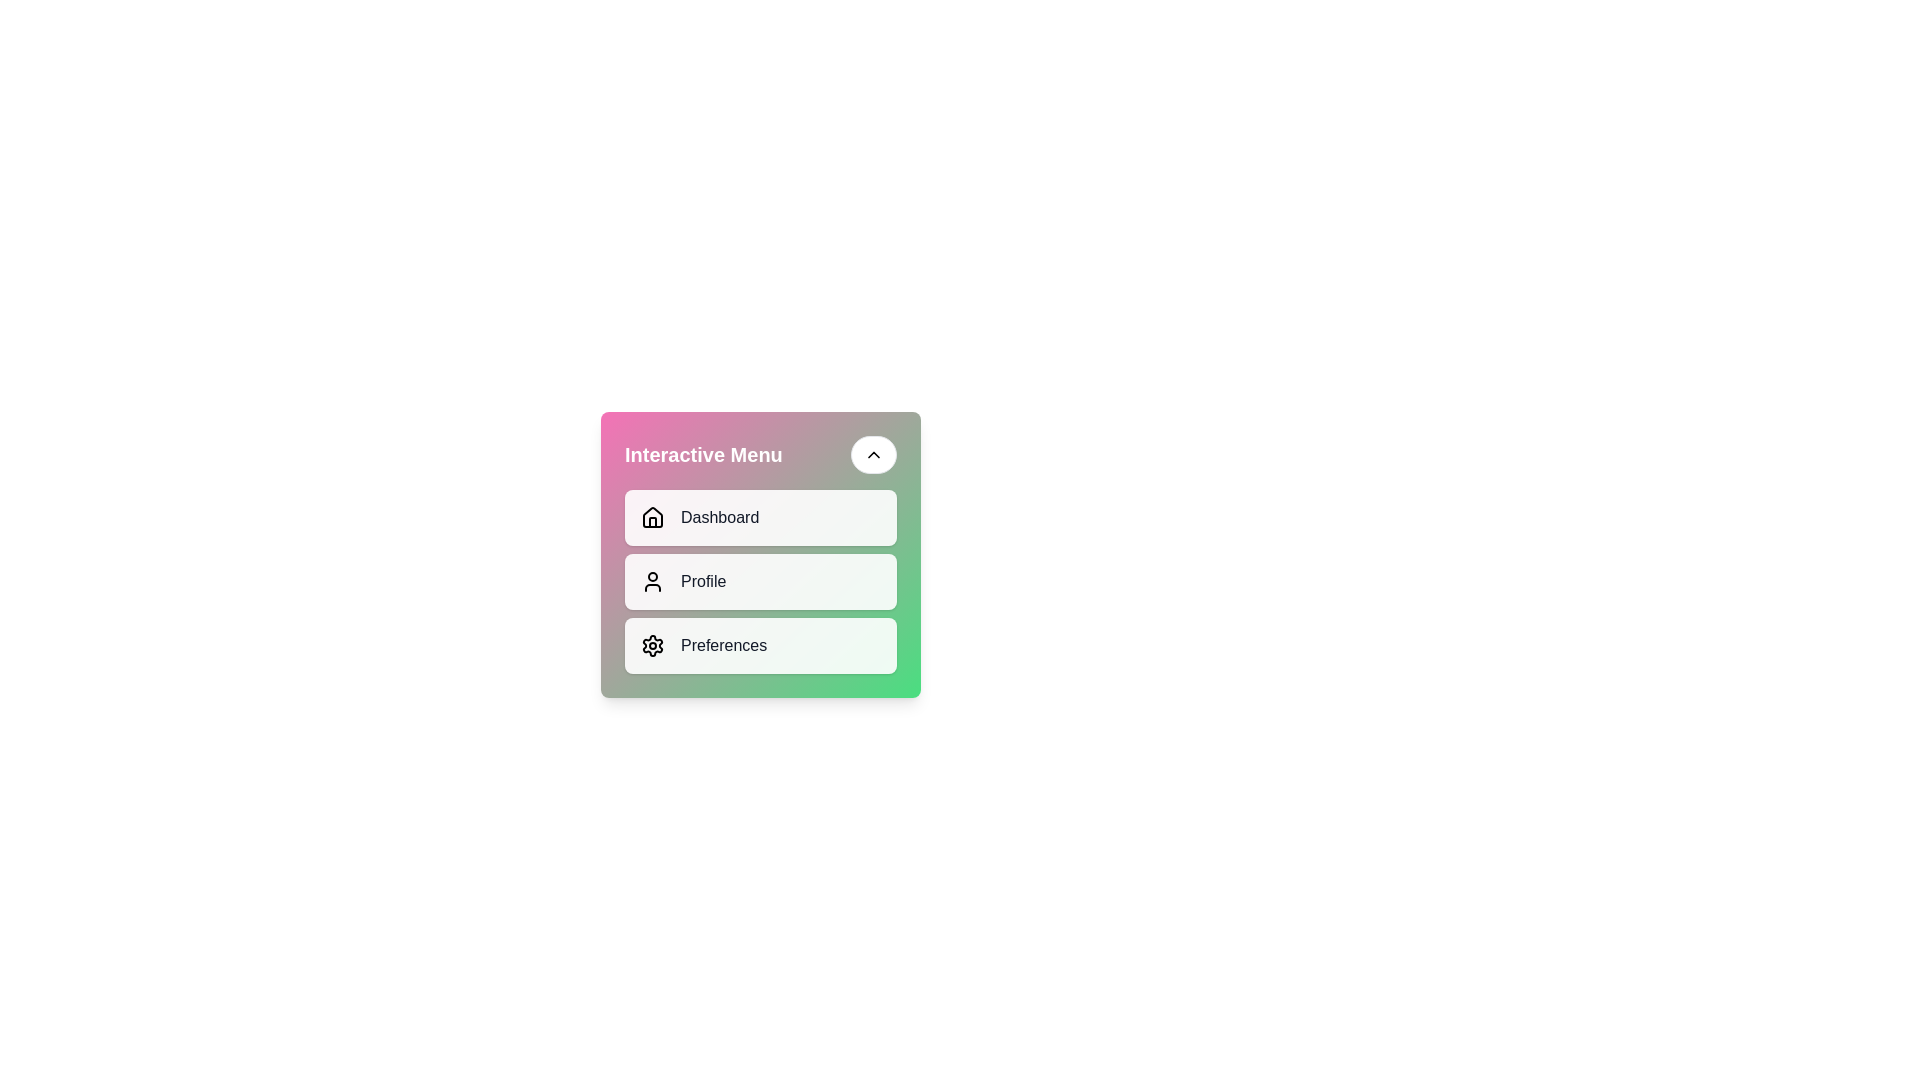 Image resolution: width=1920 pixels, height=1080 pixels. Describe the element at coordinates (652, 516) in the screenshot. I see `the house icon located next to the 'Dashboard' text` at that location.